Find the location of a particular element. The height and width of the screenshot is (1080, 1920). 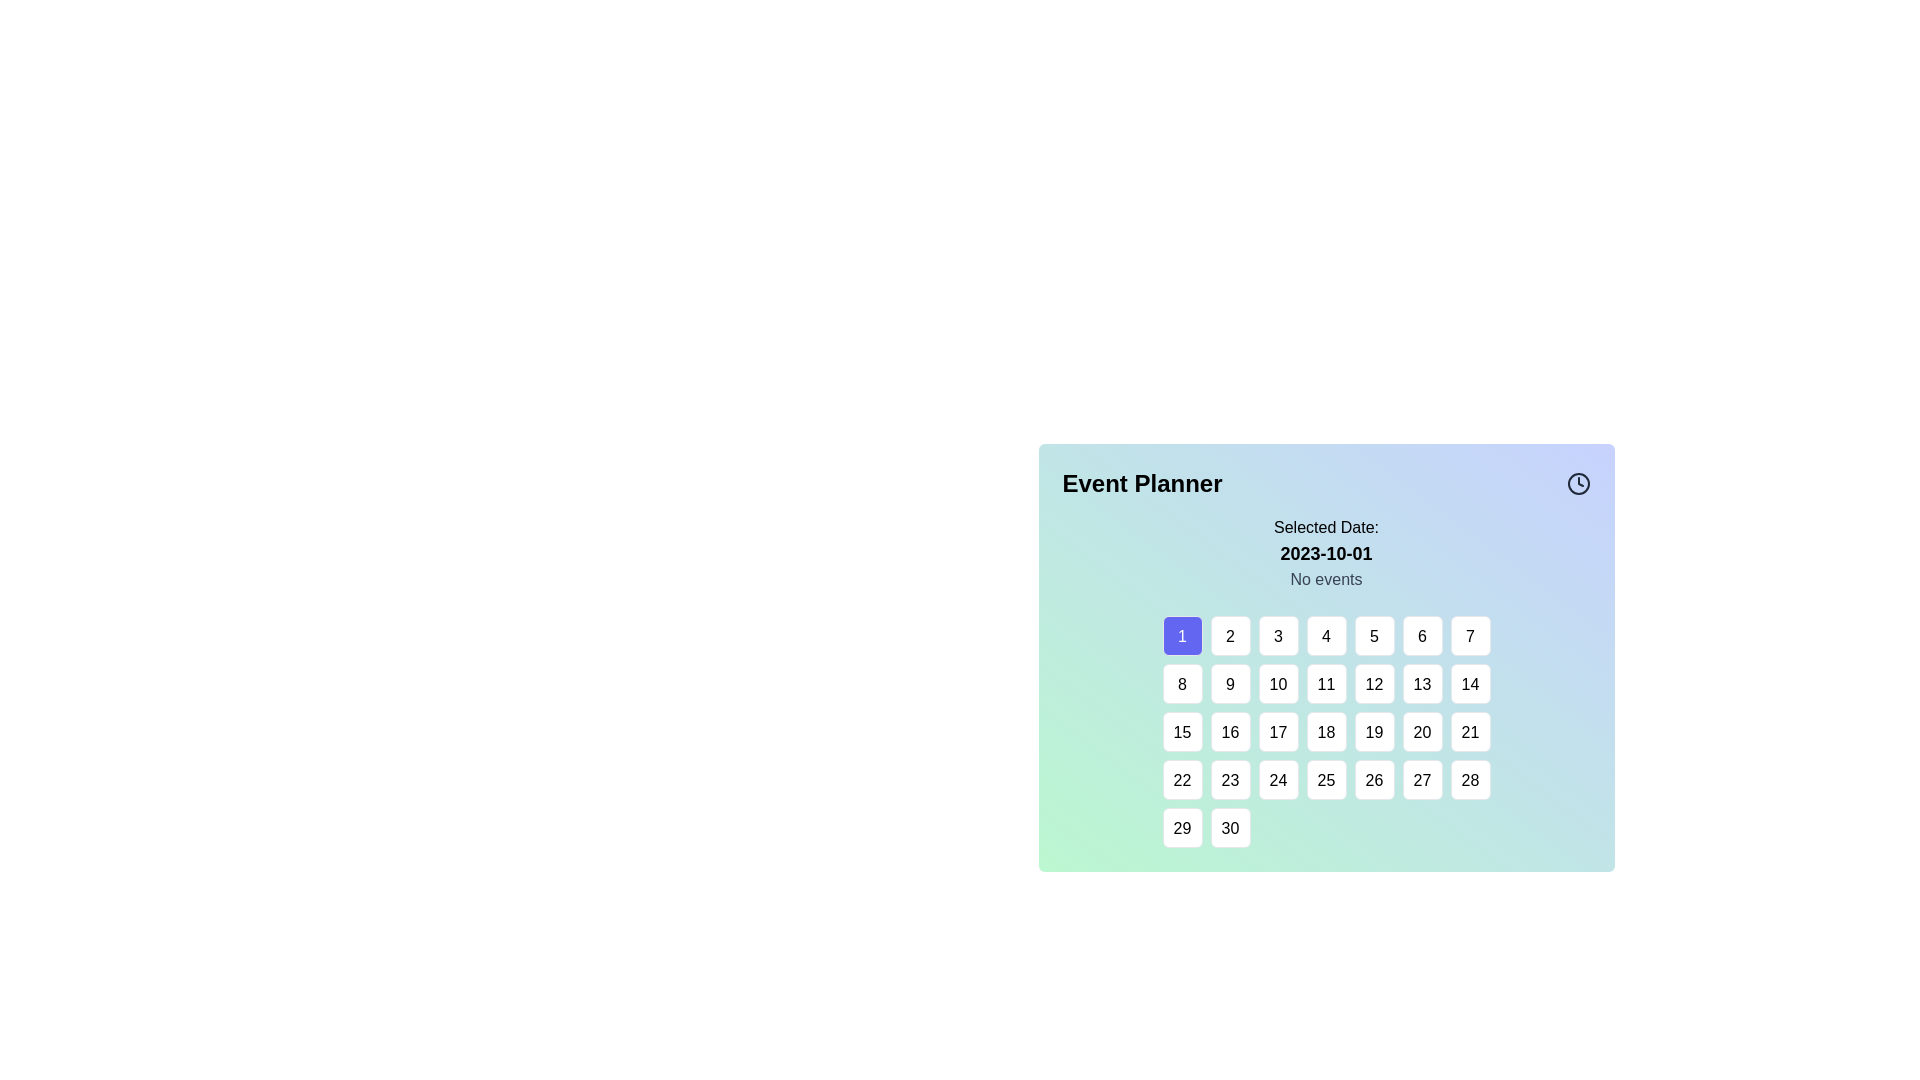

the date selector button located is located at coordinates (1421, 682).